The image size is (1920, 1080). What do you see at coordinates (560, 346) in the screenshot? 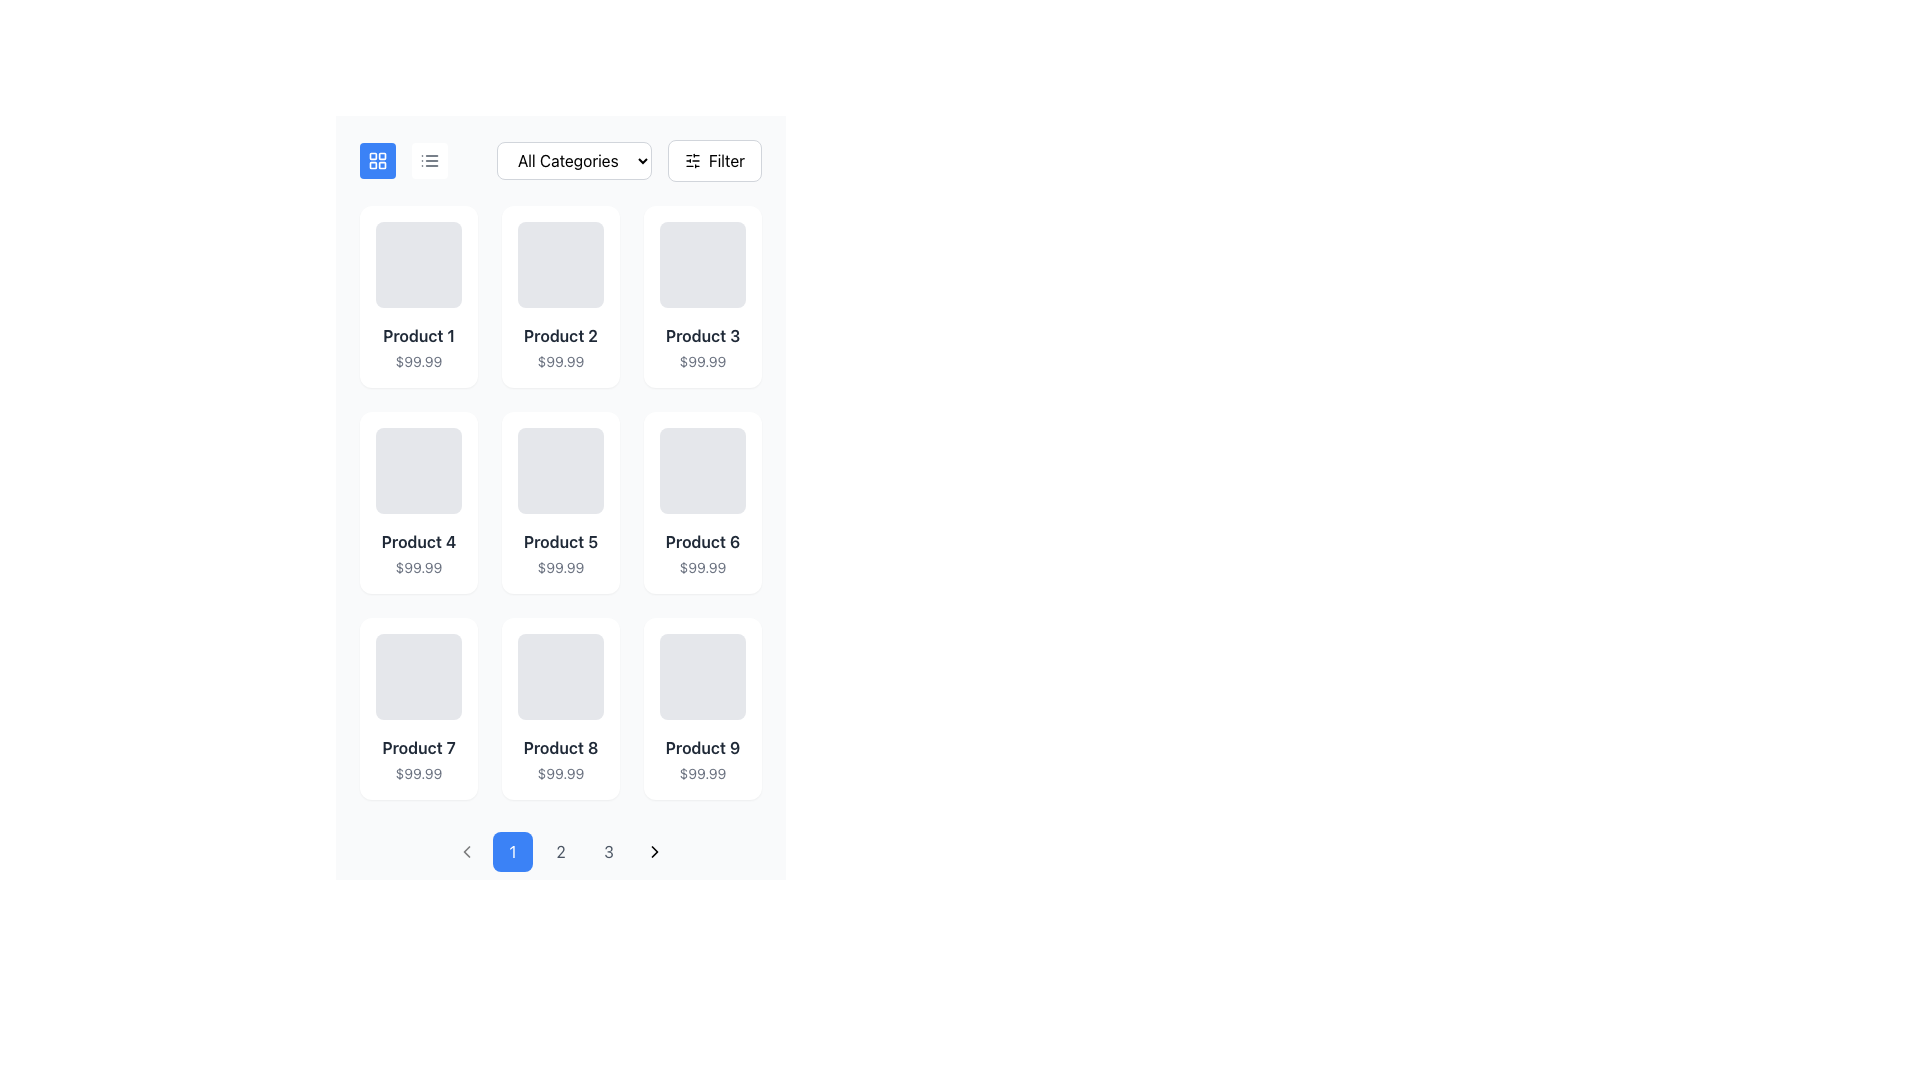
I see `the text display that shows the product name and price, located in the second column and first row of the grid layout` at bounding box center [560, 346].